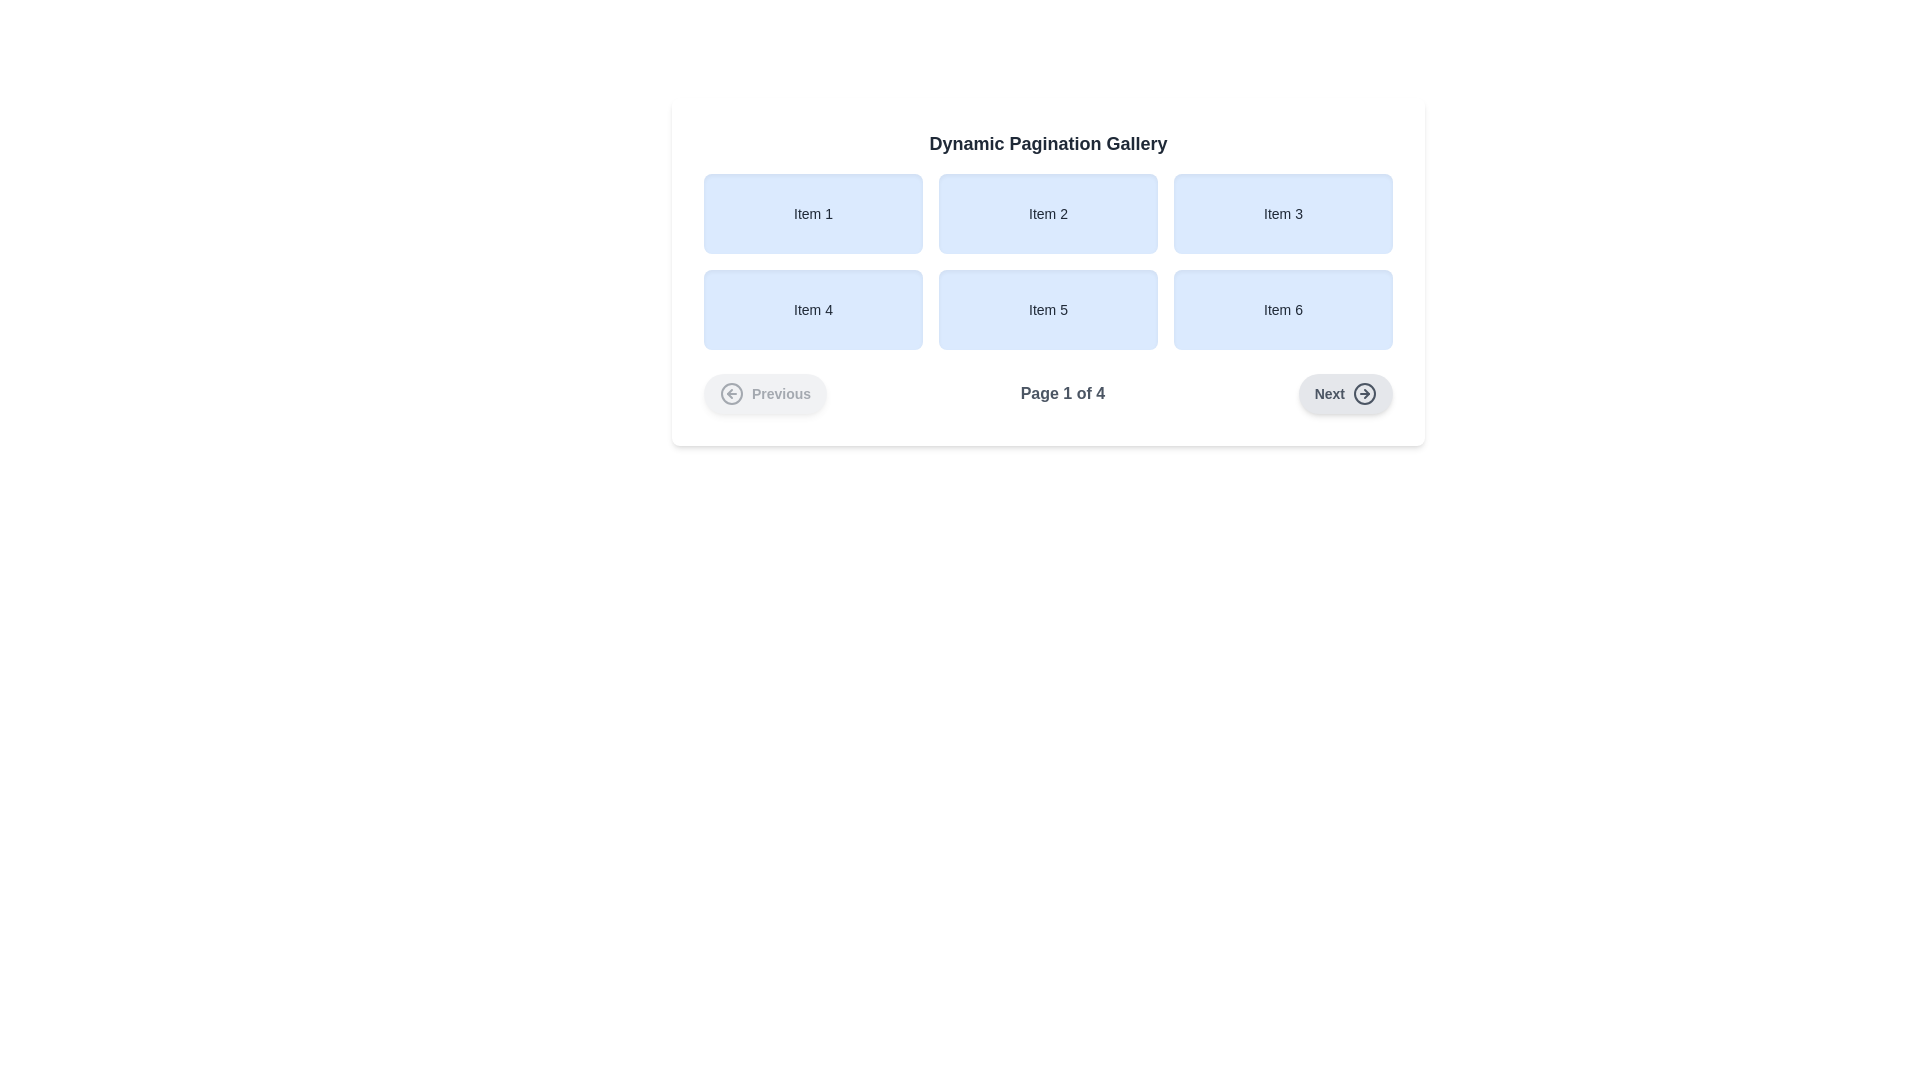 The image size is (1920, 1080). What do you see at coordinates (1061, 393) in the screenshot?
I see `the static text element that displays the current page number and total number of pages in the pagination control area, located between the 'Previous' and 'Next' buttons` at bounding box center [1061, 393].